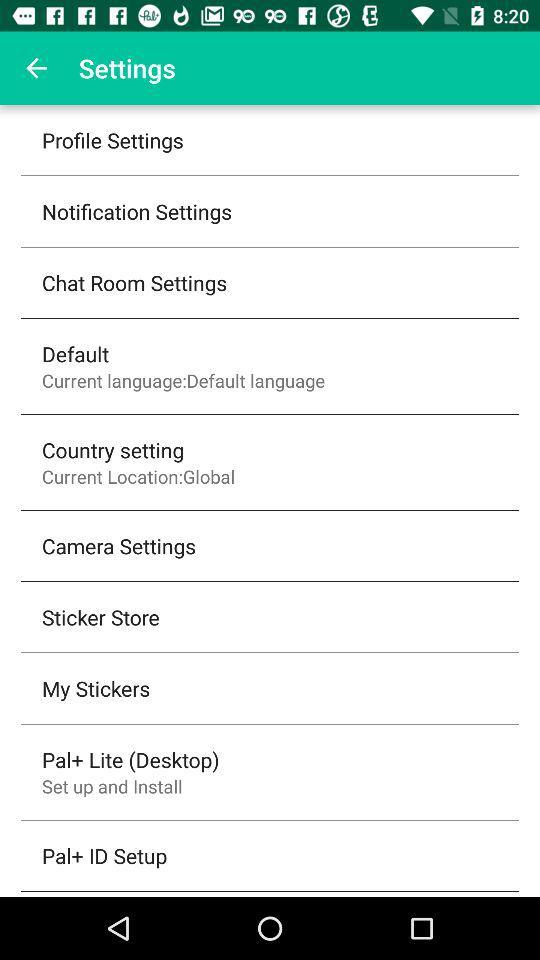 This screenshot has width=540, height=960. Describe the element at coordinates (112, 786) in the screenshot. I see `the icon above the pal+ id setup icon` at that location.